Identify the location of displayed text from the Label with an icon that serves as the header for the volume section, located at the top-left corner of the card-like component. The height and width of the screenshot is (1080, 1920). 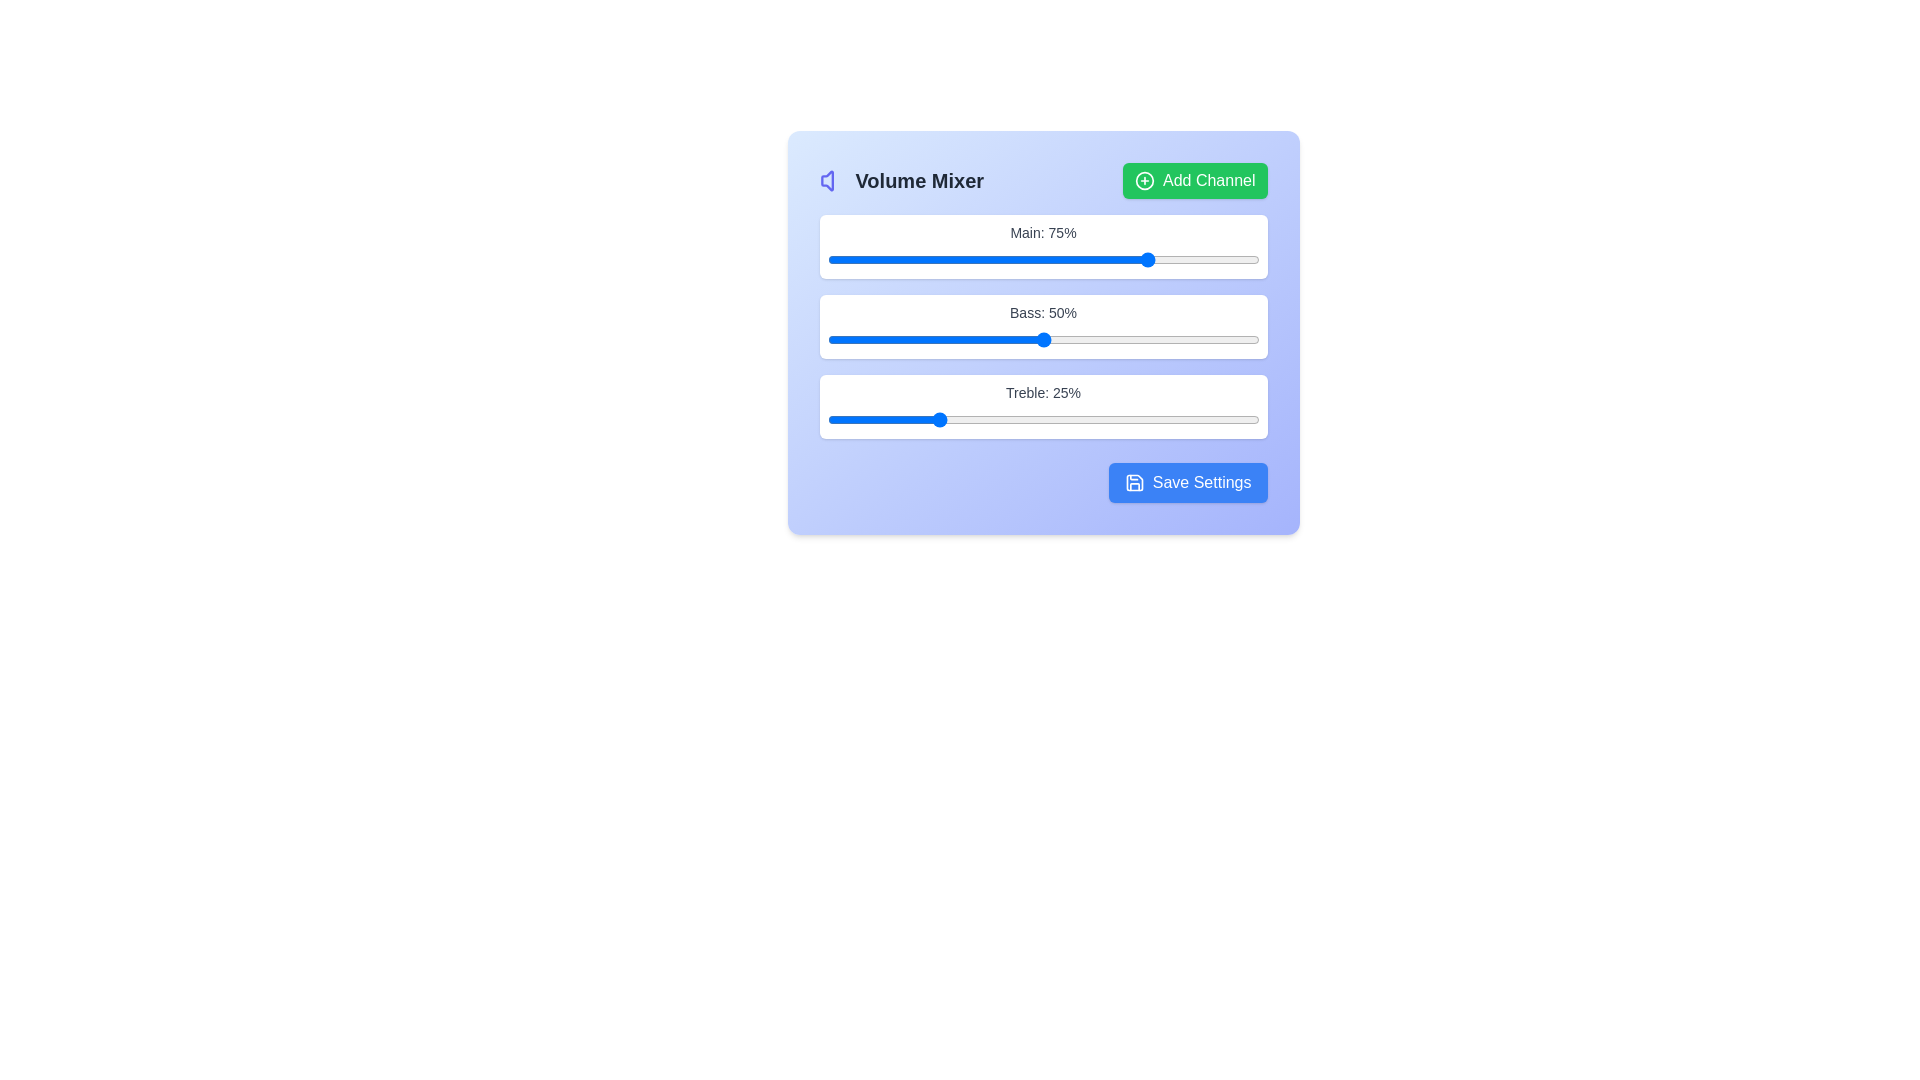
(900, 181).